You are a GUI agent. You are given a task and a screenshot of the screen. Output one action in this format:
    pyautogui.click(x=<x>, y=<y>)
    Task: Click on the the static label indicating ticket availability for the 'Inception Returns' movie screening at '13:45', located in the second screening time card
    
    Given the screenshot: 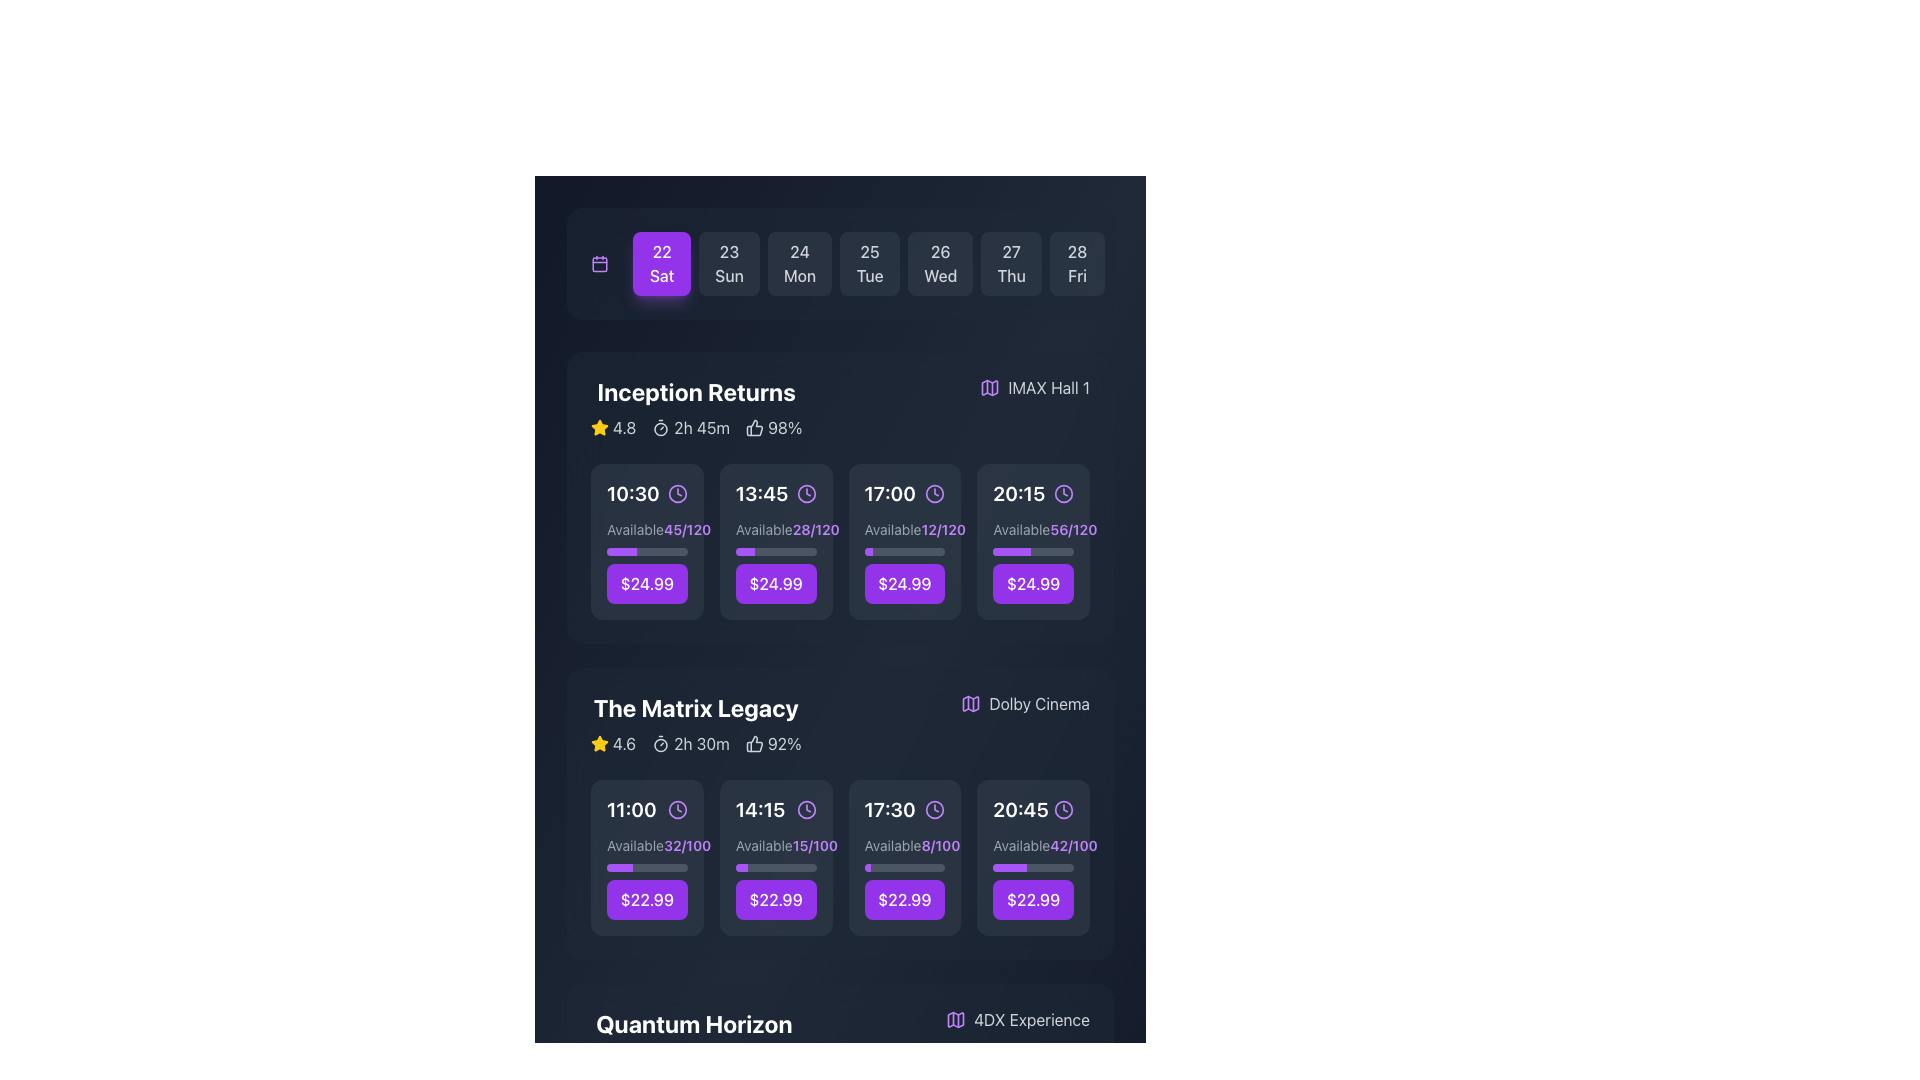 What is the action you would take?
    pyautogui.click(x=763, y=528)
    